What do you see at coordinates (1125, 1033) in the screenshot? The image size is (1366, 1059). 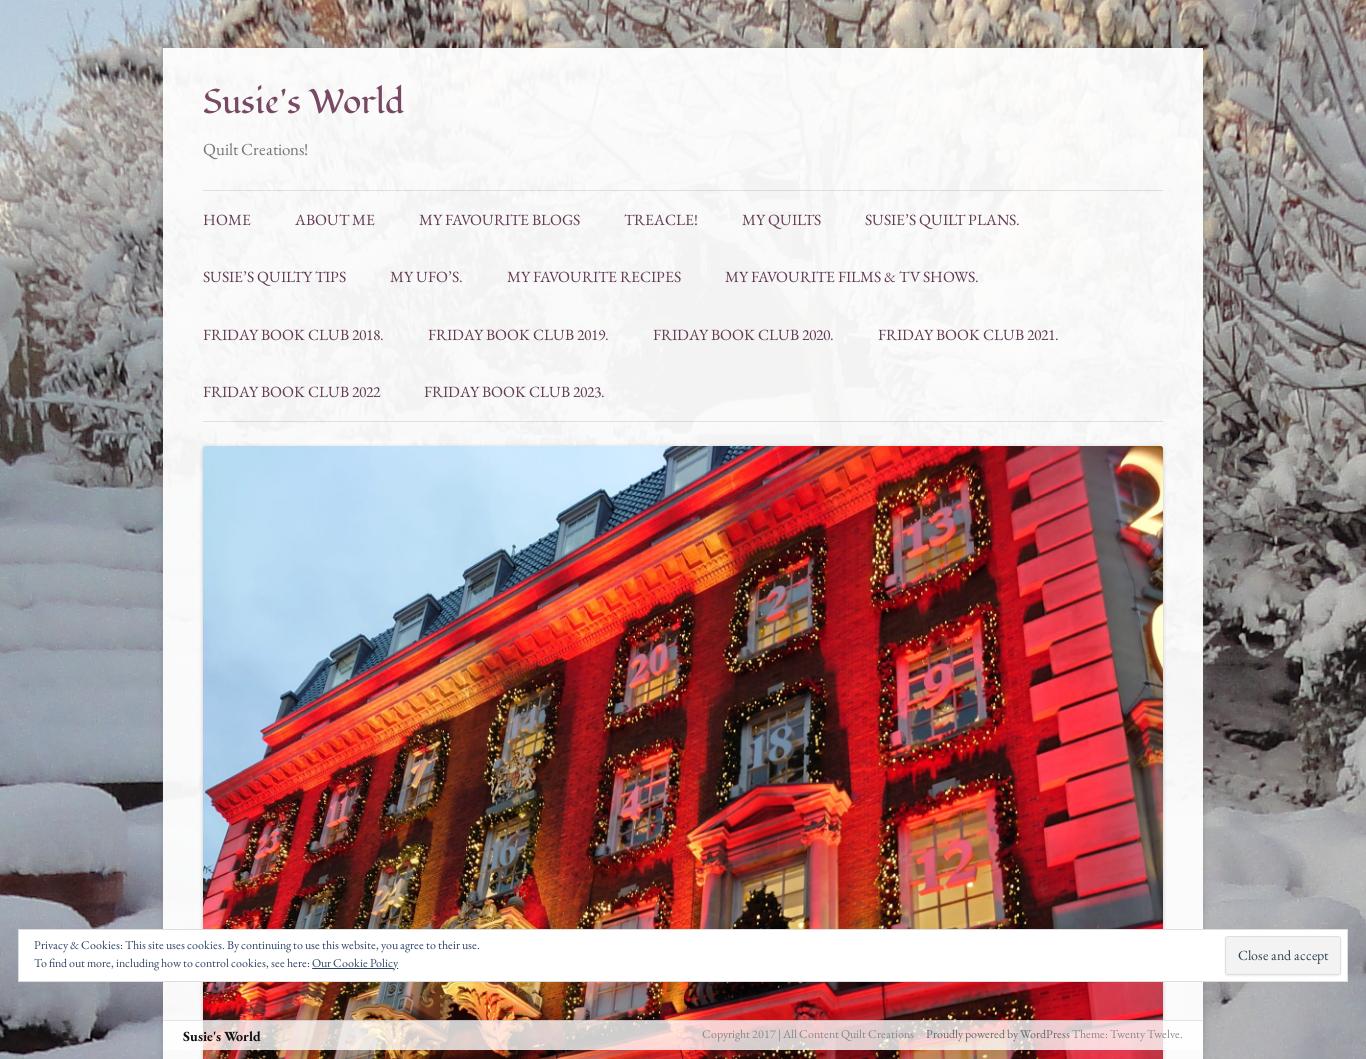 I see `'Theme: Twenty Twelve.'` at bounding box center [1125, 1033].